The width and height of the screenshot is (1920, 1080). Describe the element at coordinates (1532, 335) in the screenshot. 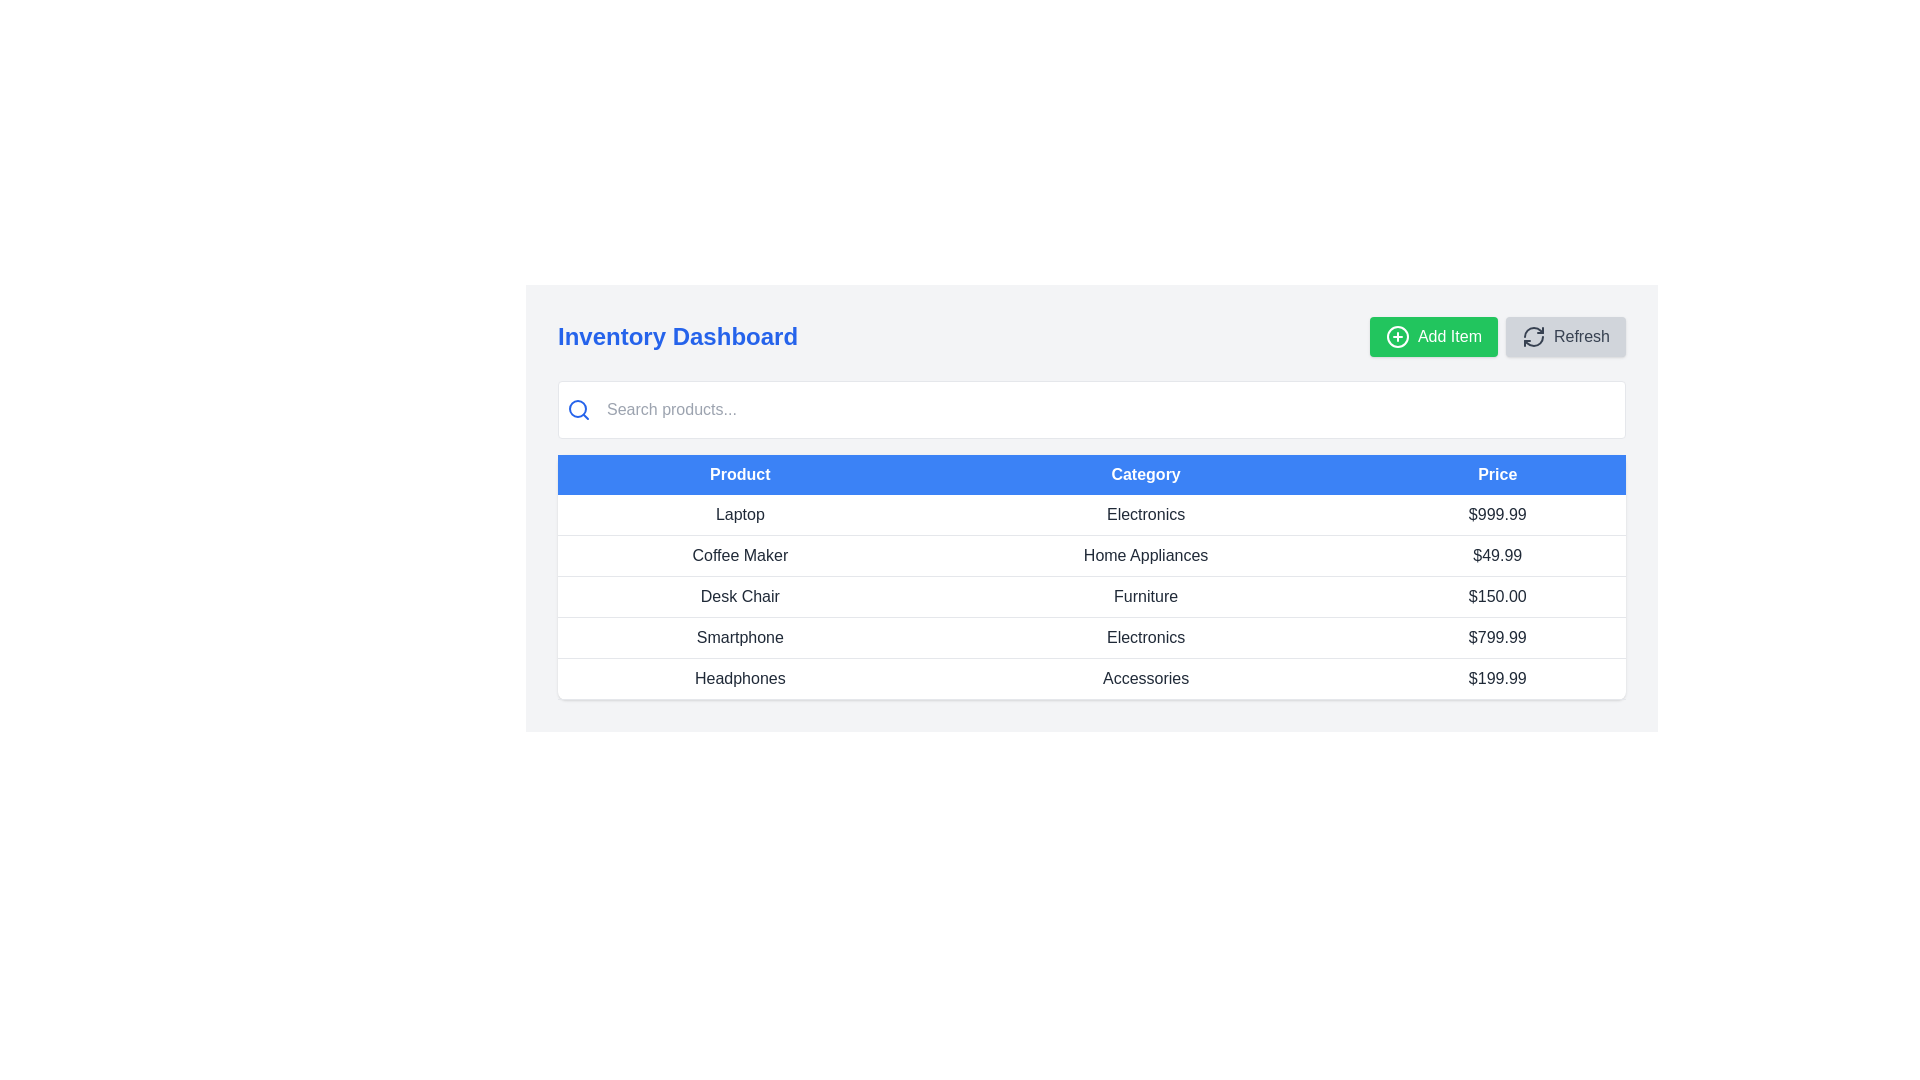

I see `the circular arrow icon representing a refresh action, located on the leftmost part of the 'Refresh' button at the top-right corner of the interface, to refresh the data or interface` at that location.